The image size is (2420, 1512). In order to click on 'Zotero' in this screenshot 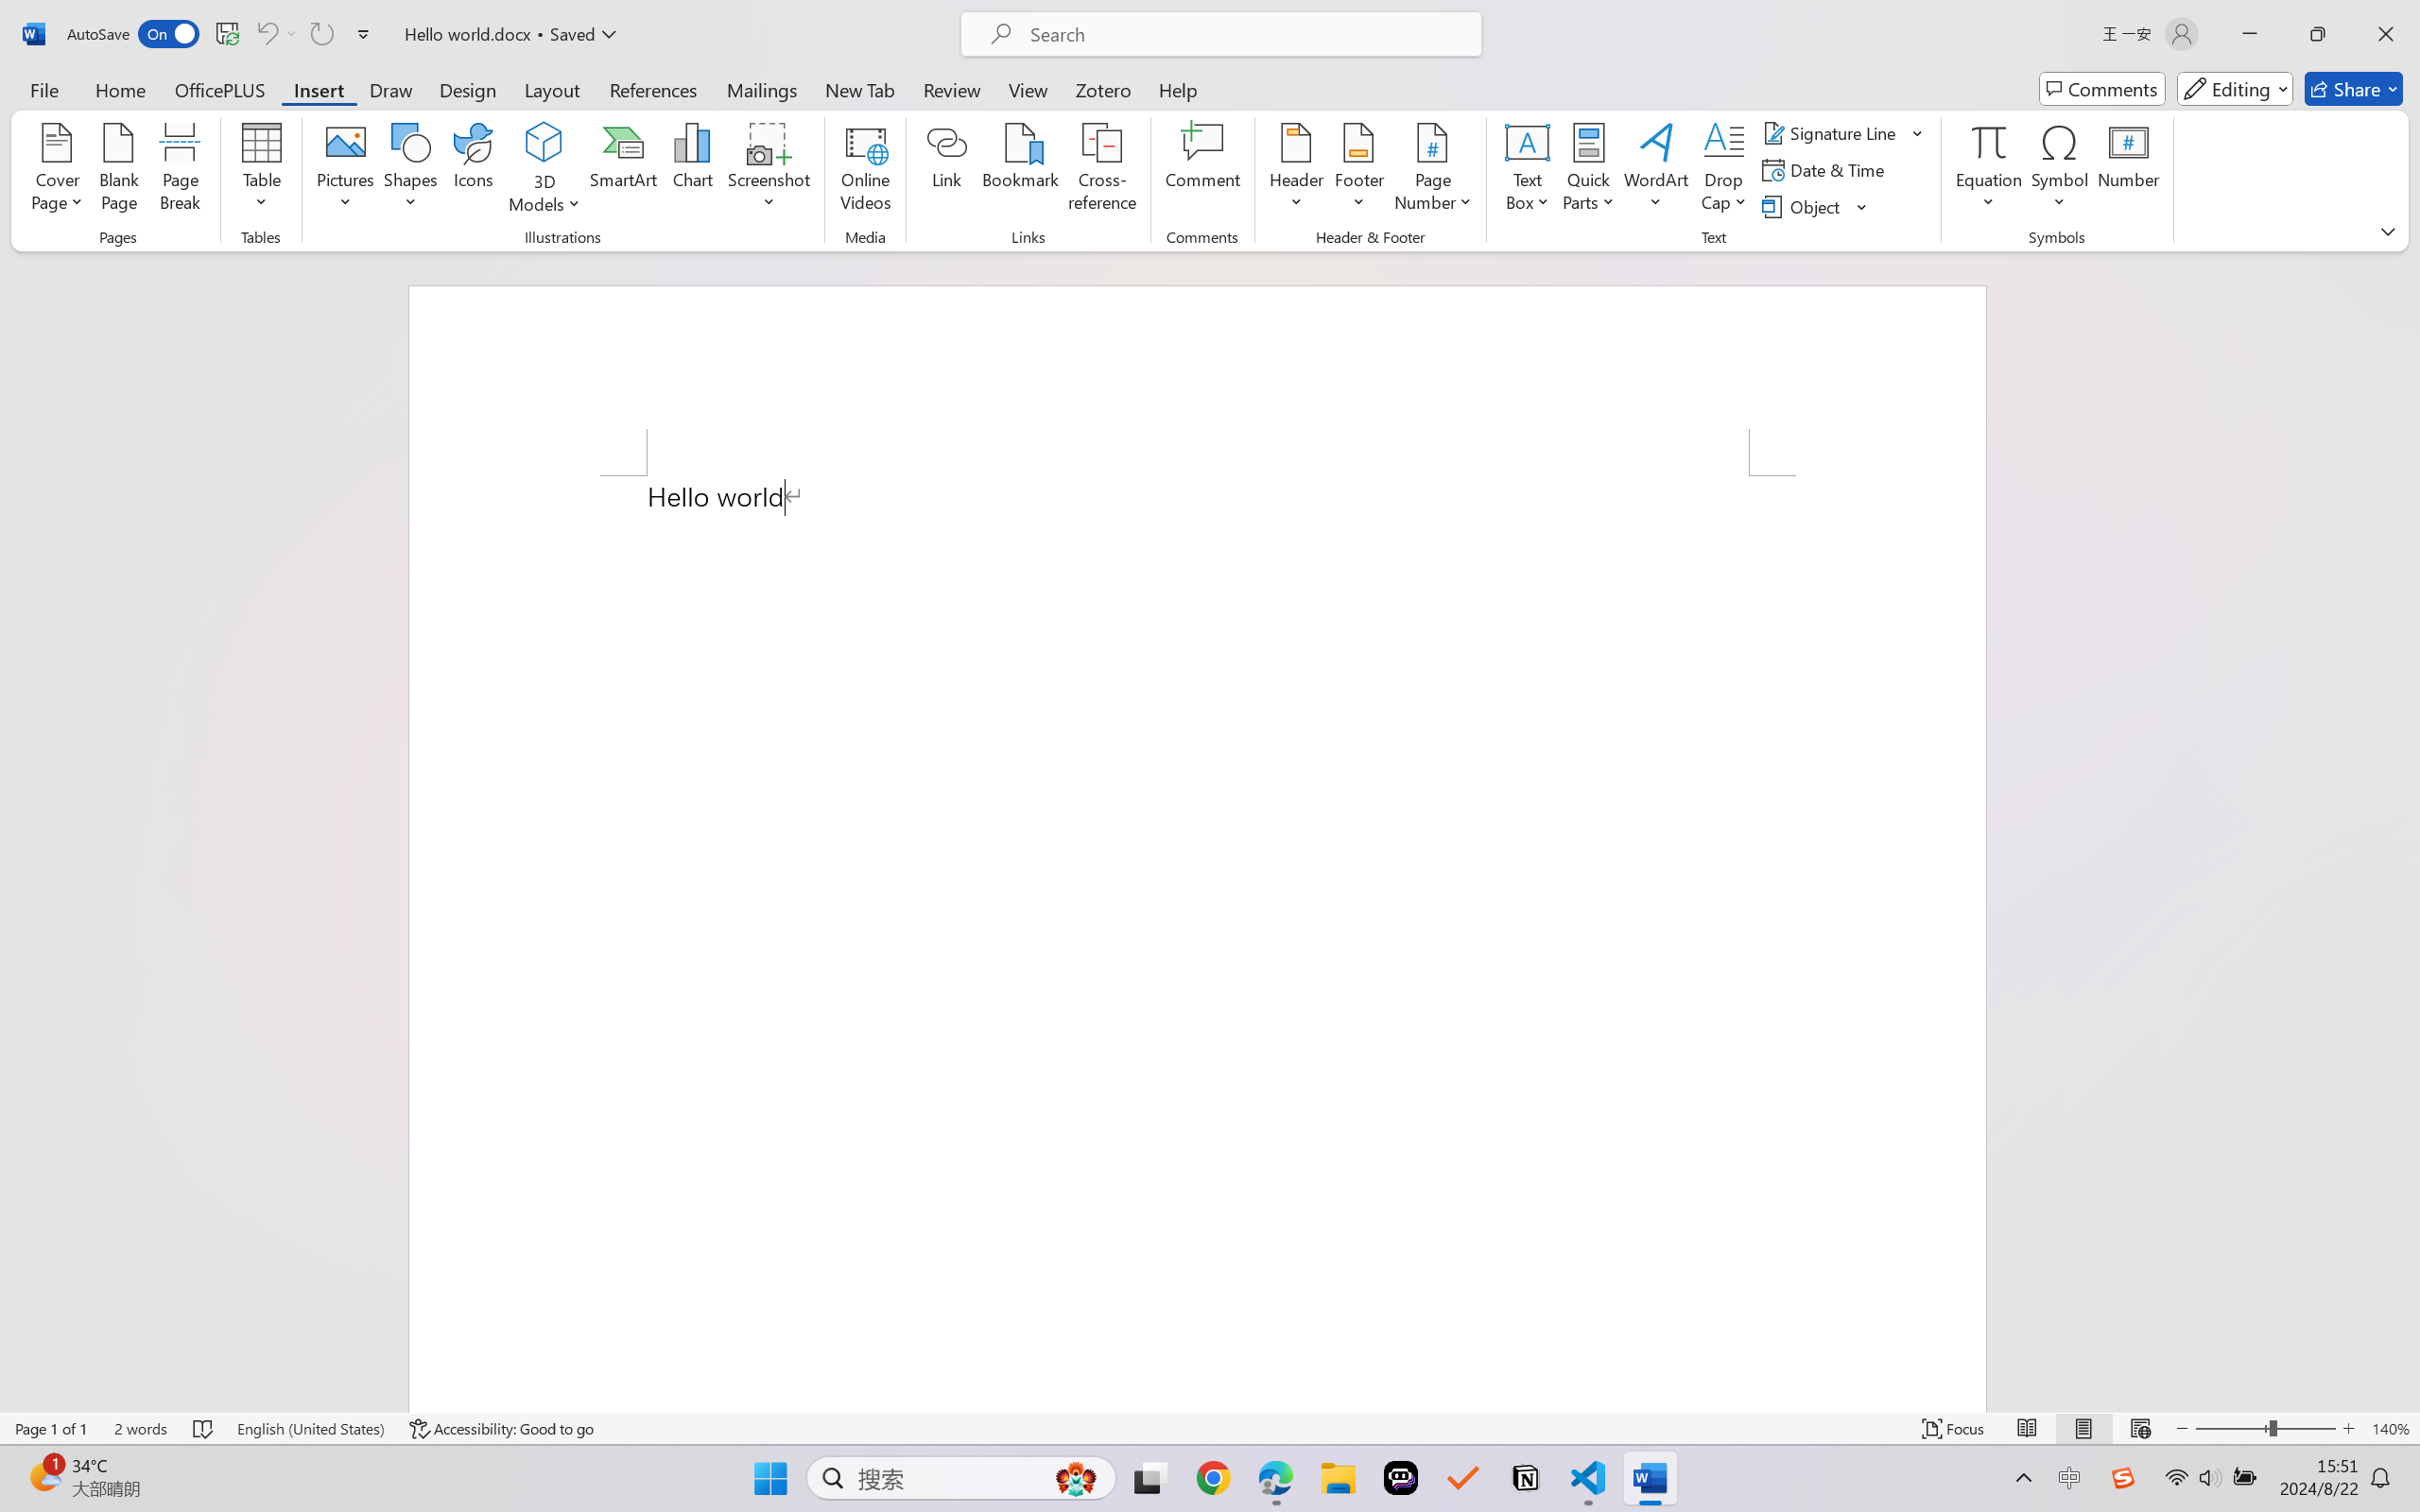, I will do `click(1102, 88)`.